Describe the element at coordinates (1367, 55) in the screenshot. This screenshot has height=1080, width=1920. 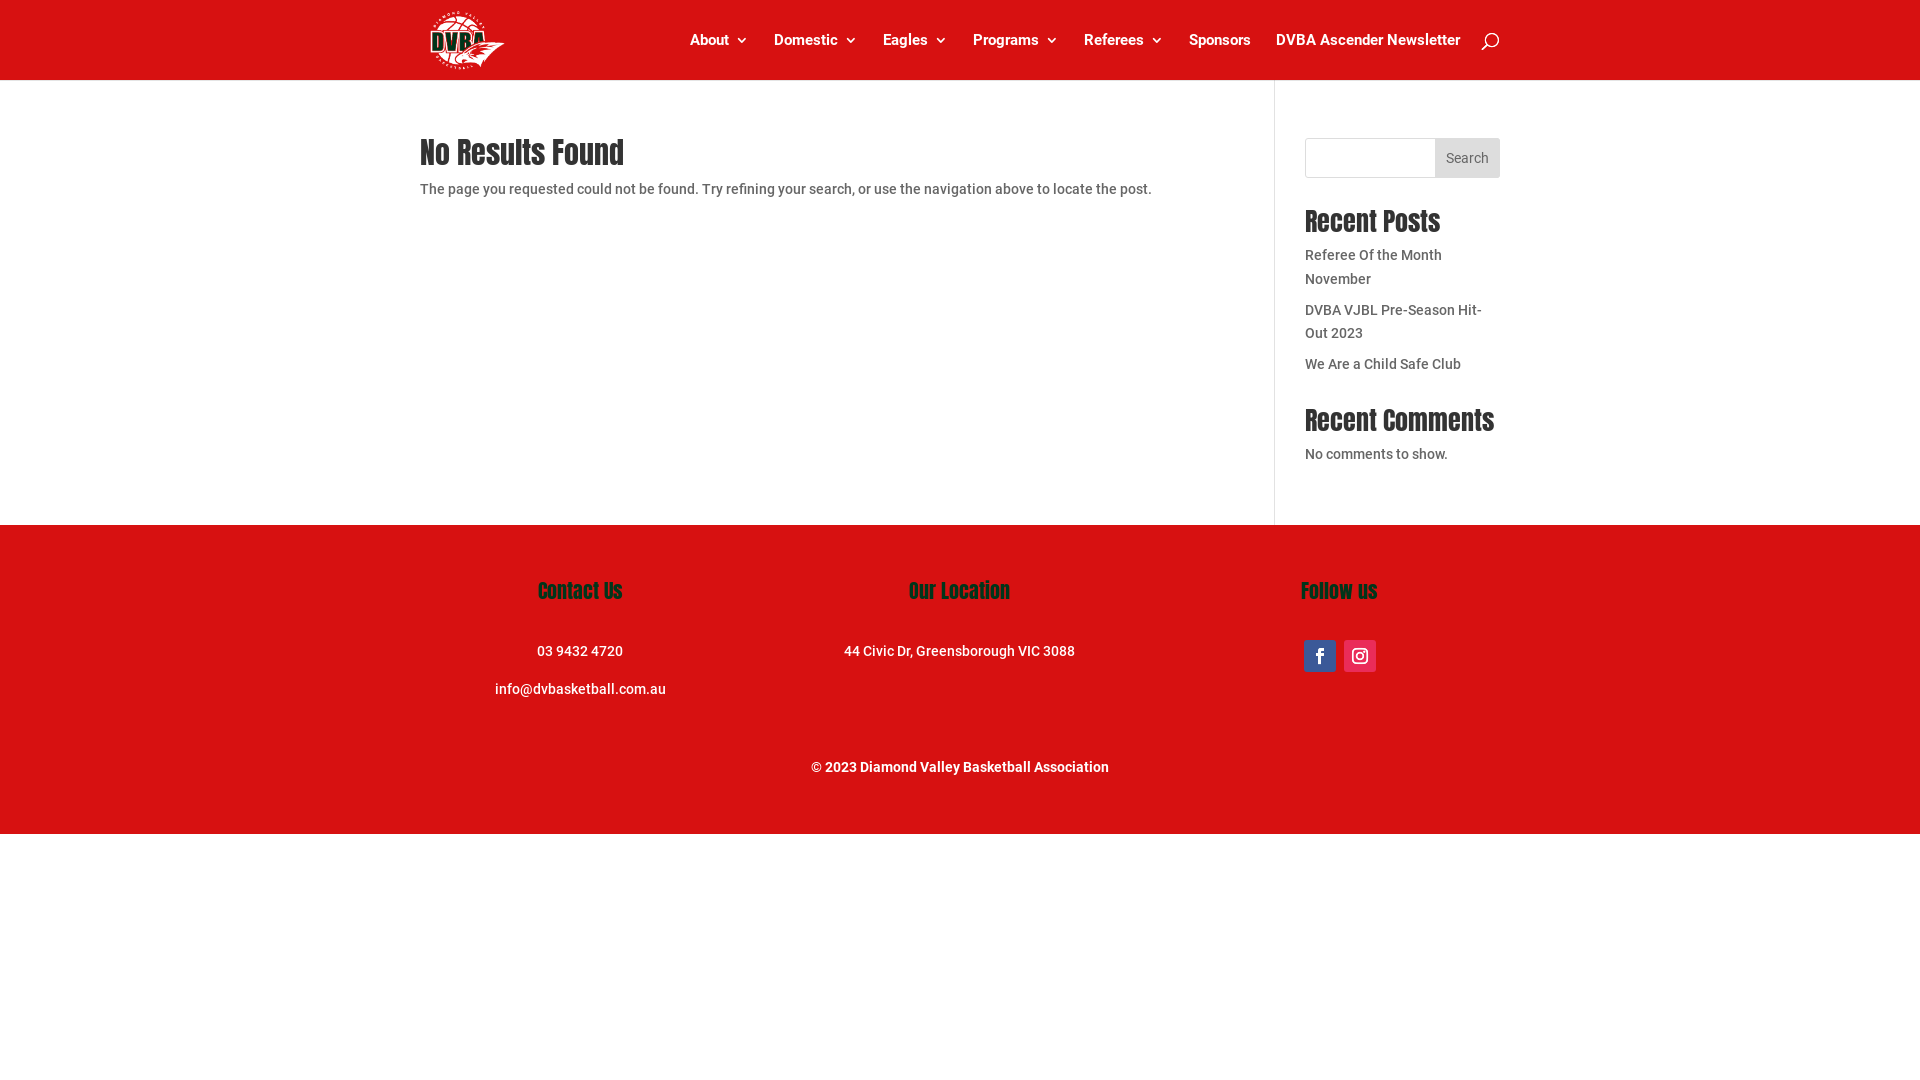
I see `'DVBA Ascender Newsletter'` at that location.